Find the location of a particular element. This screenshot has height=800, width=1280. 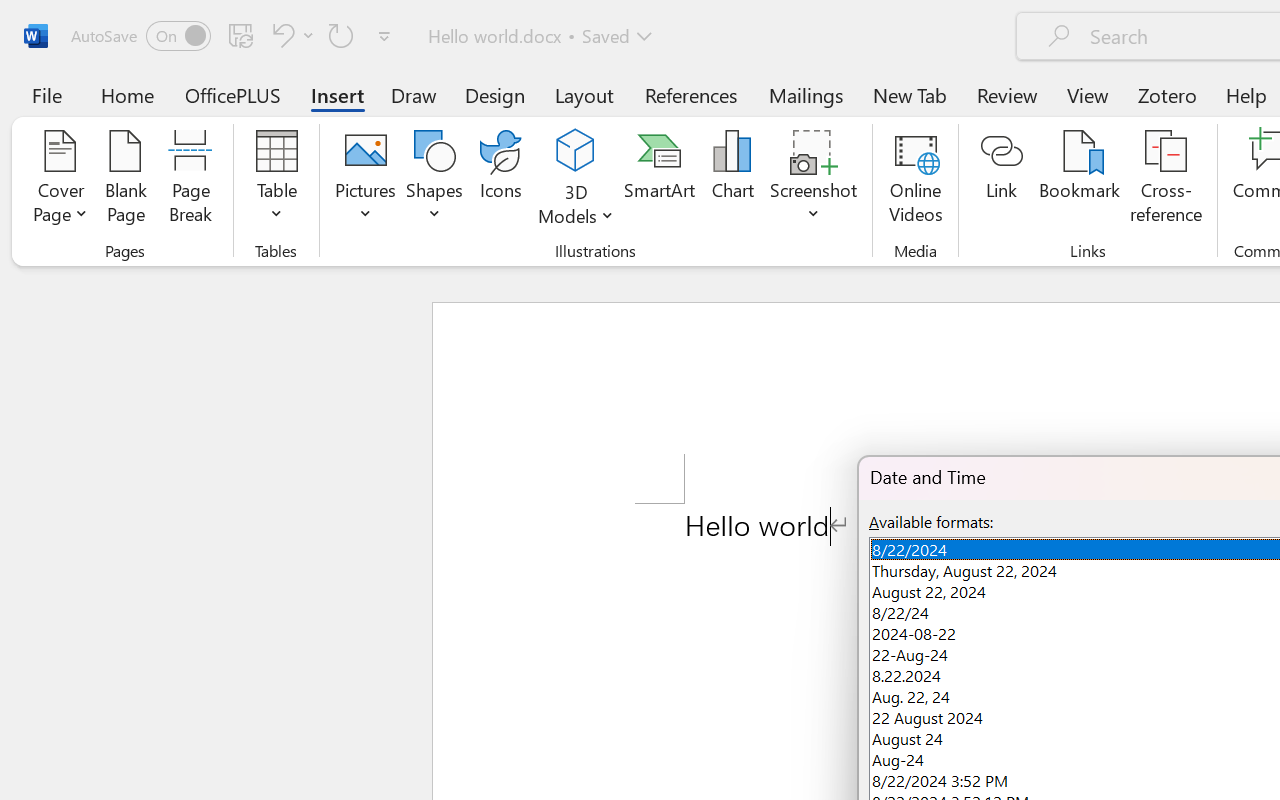

'Draw' is located at coordinates (413, 94).